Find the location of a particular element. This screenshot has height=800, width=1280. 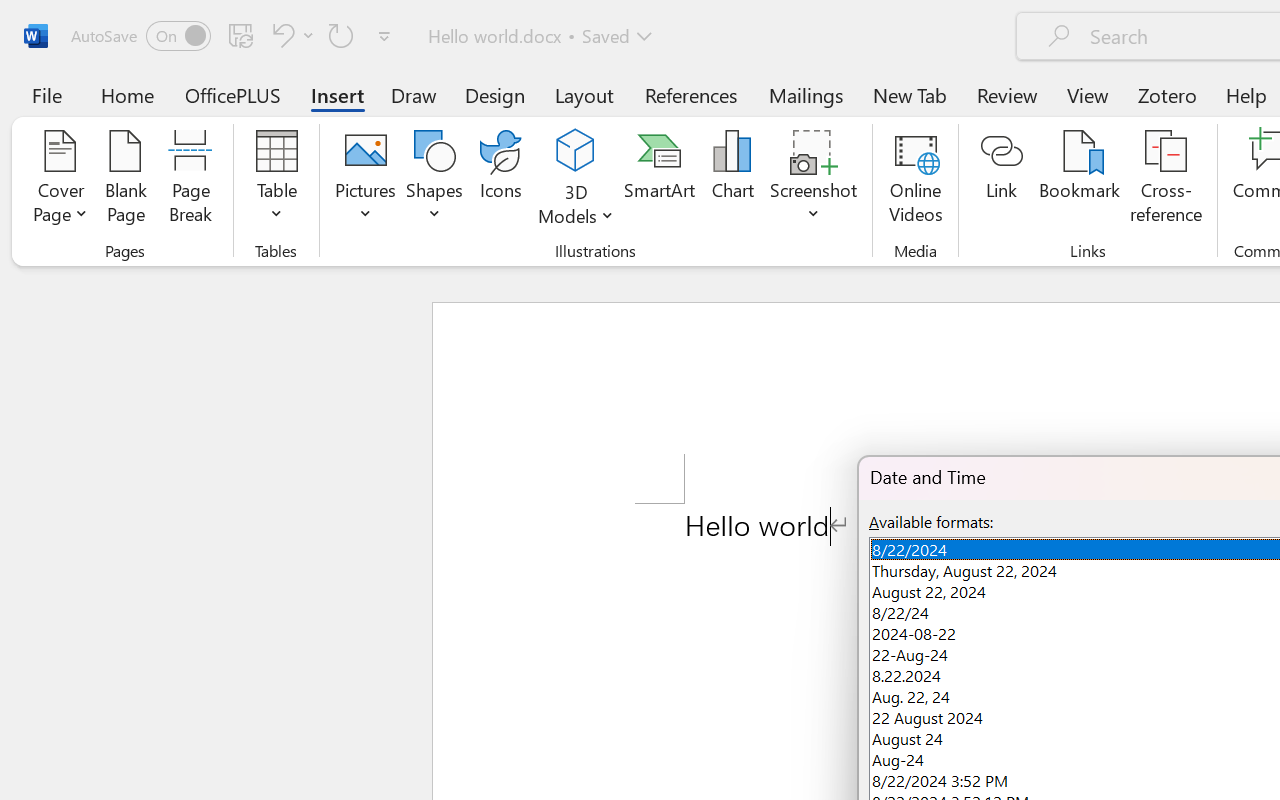

'Draw' is located at coordinates (413, 94).